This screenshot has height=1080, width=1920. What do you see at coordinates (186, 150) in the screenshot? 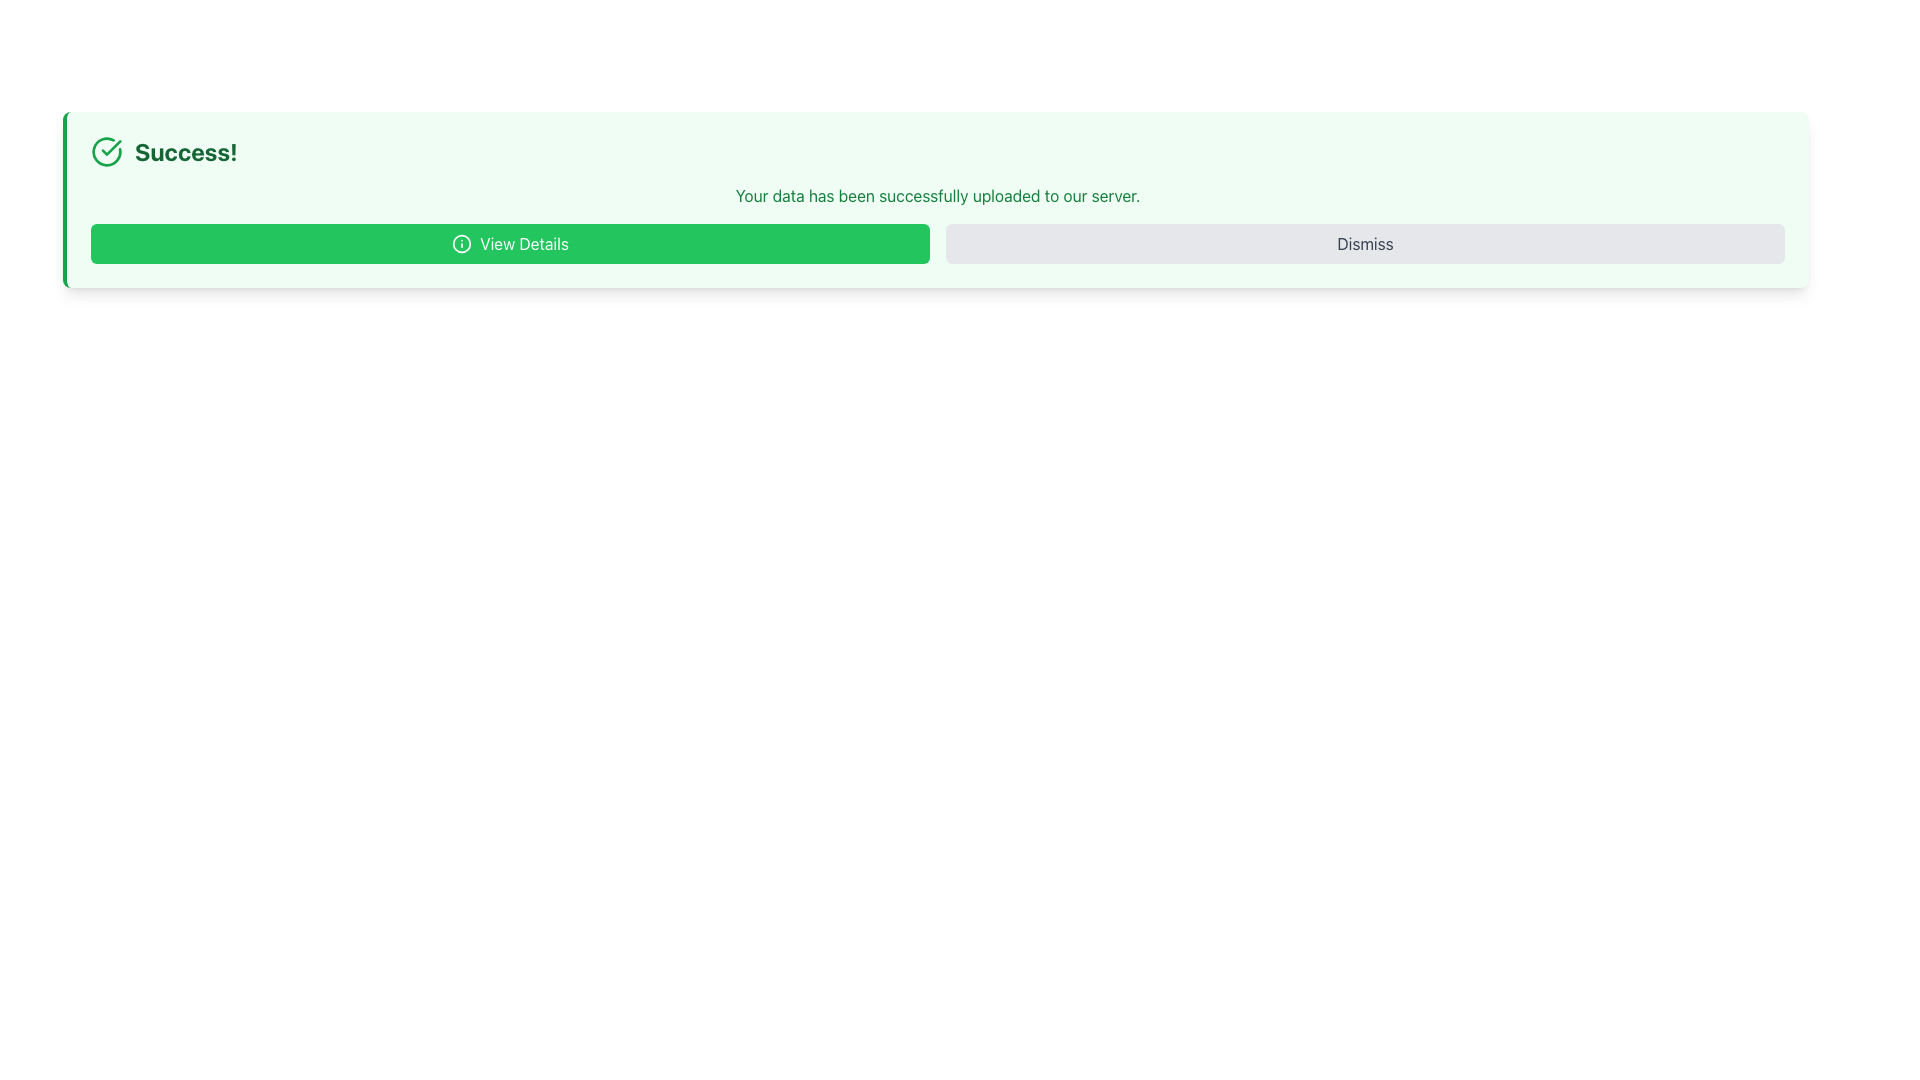
I see `the static text label that serves as a confirmation message, located to the right of a green check-circle icon` at bounding box center [186, 150].